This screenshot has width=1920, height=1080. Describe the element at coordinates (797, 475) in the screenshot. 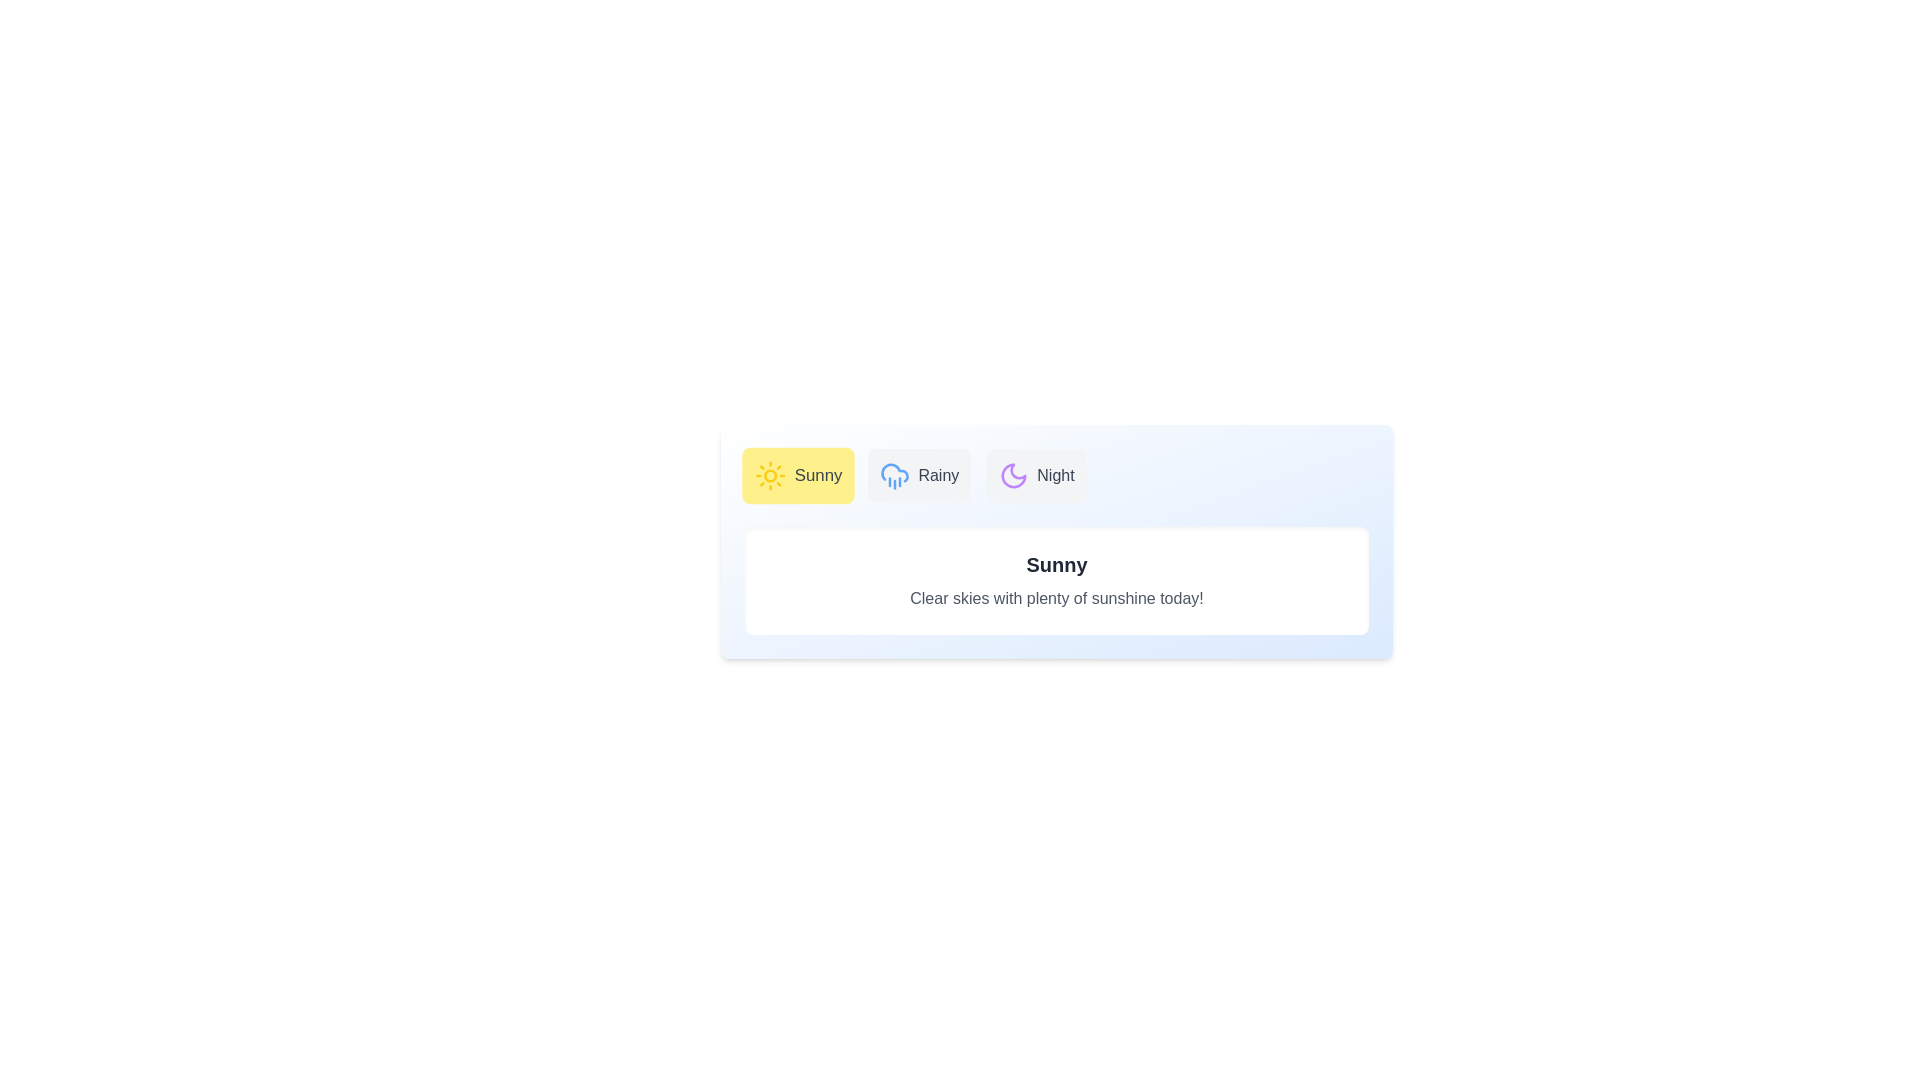

I see `the Sunny tab to select it` at that location.